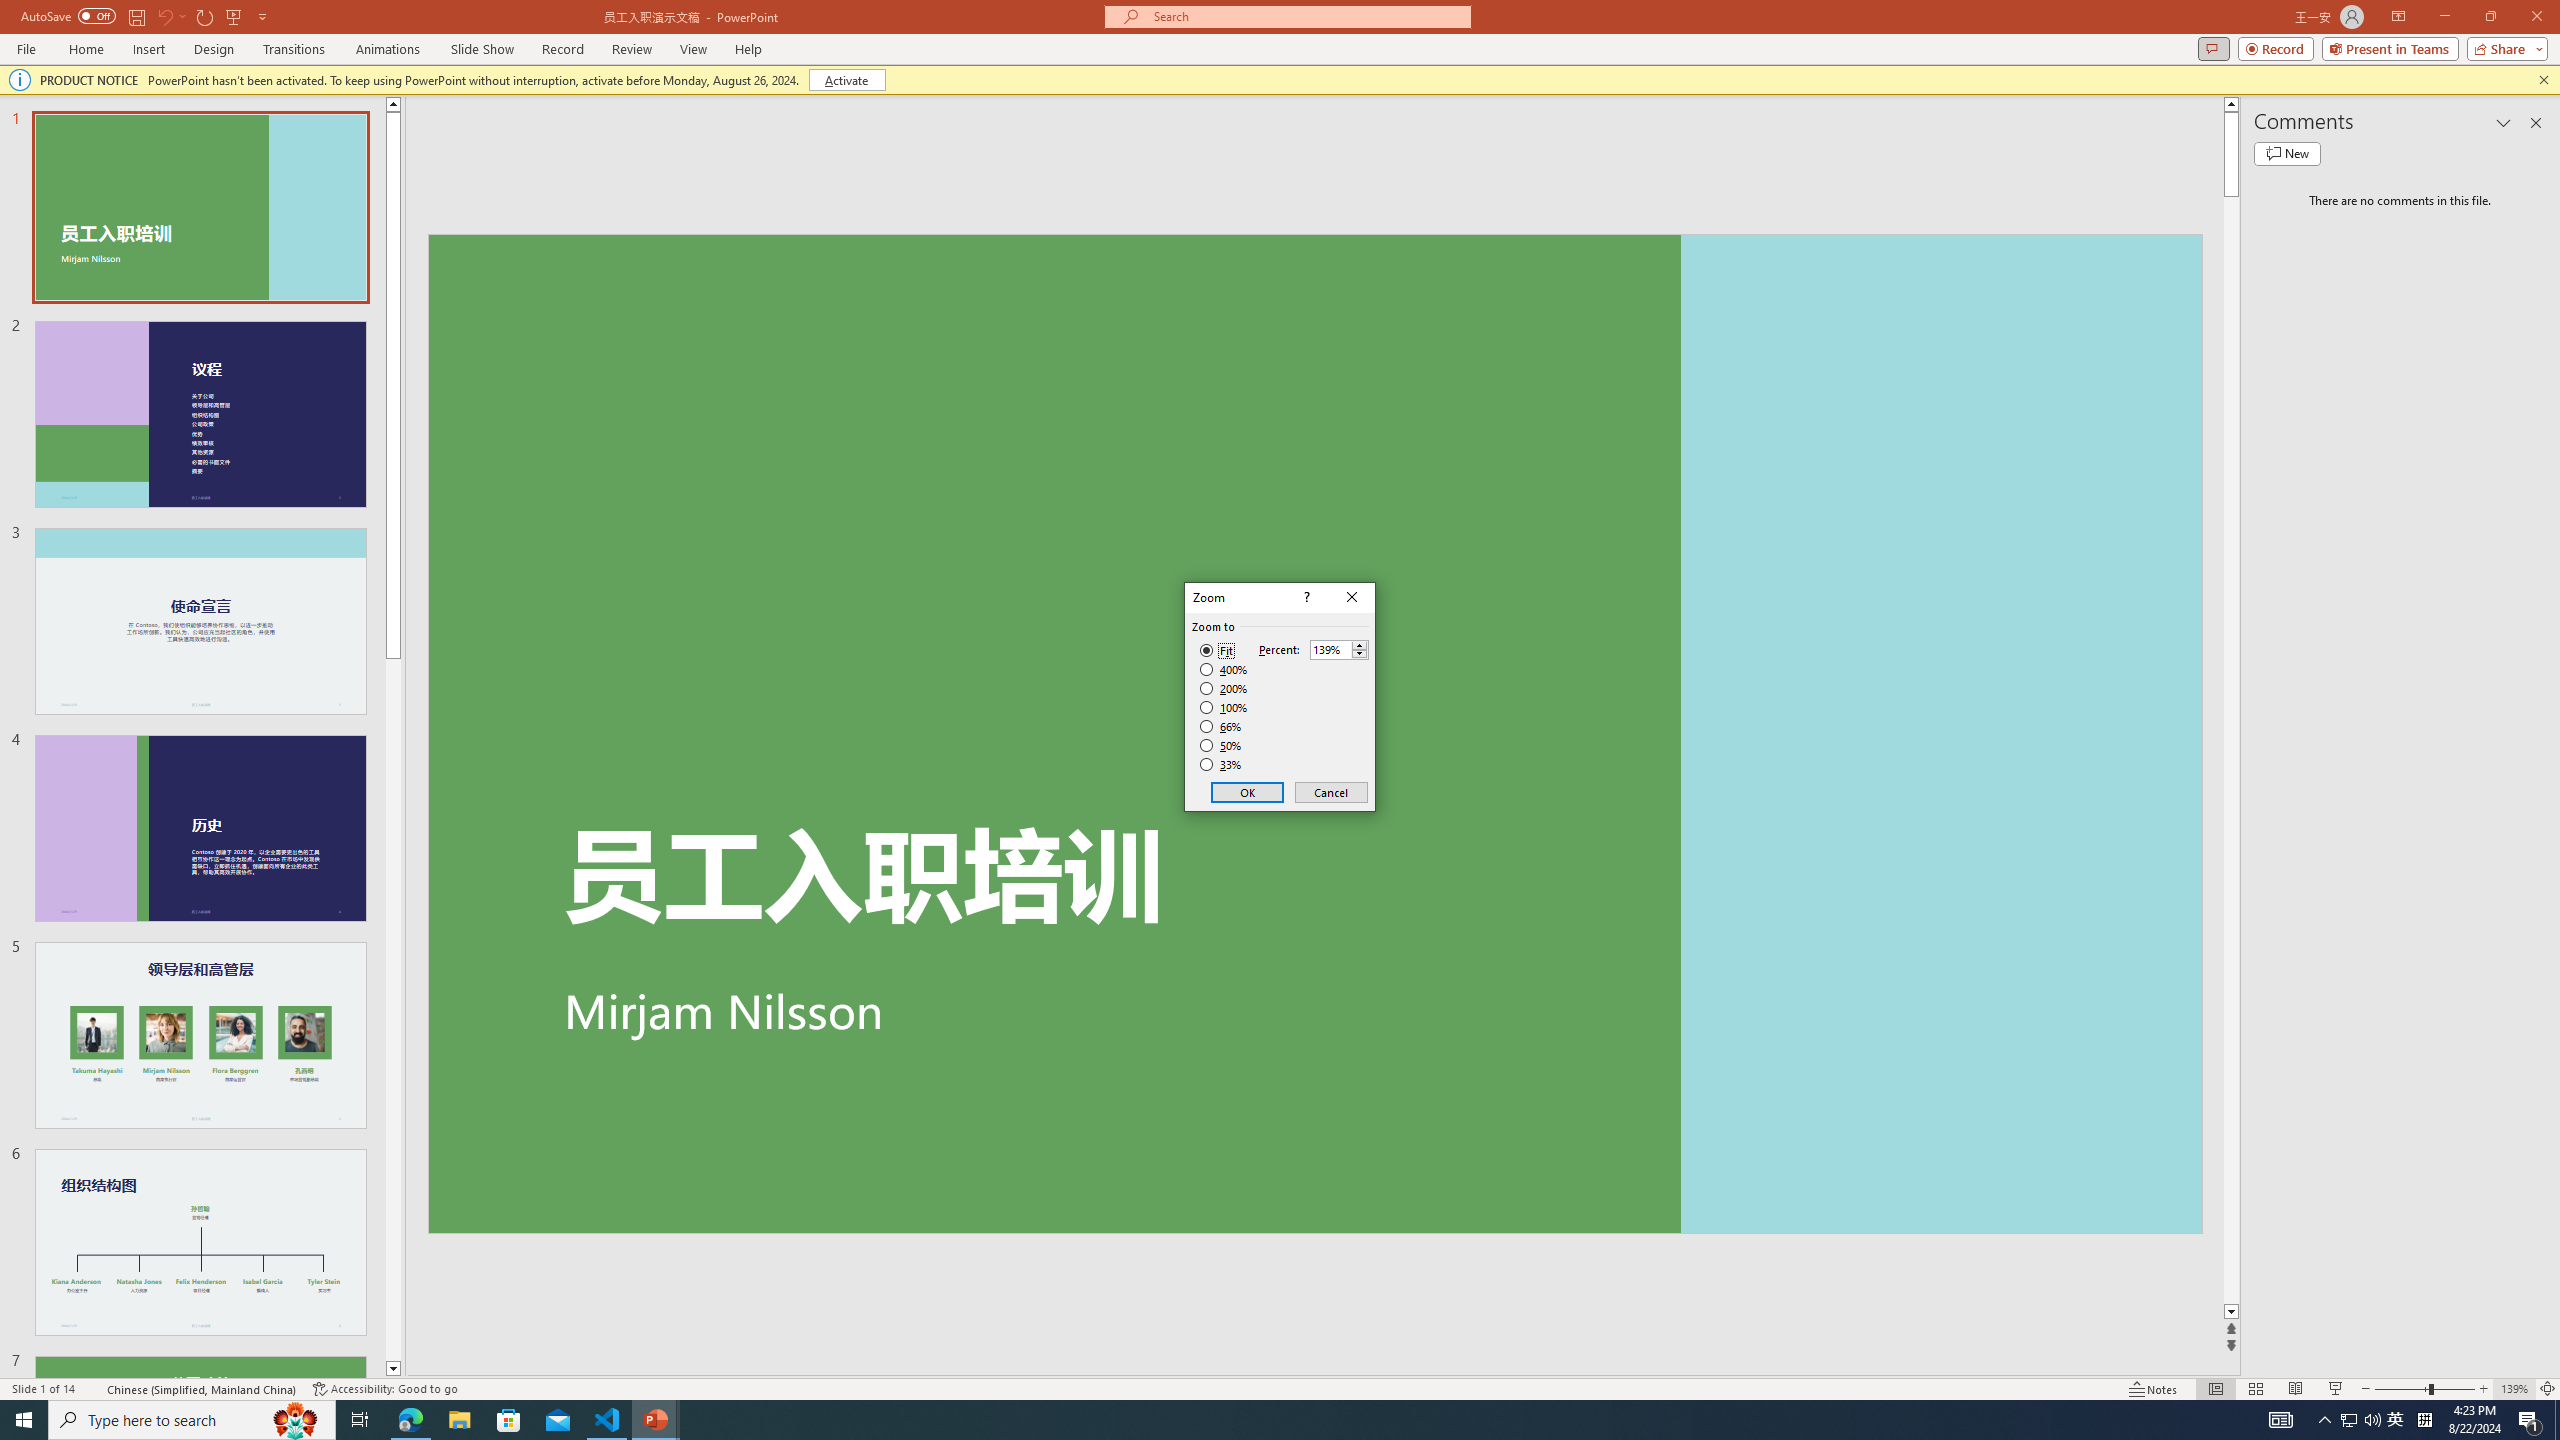 The width and height of the screenshot is (2560, 1440). What do you see at coordinates (2502, 122) in the screenshot?
I see `'Task Pane Options'` at bounding box center [2502, 122].